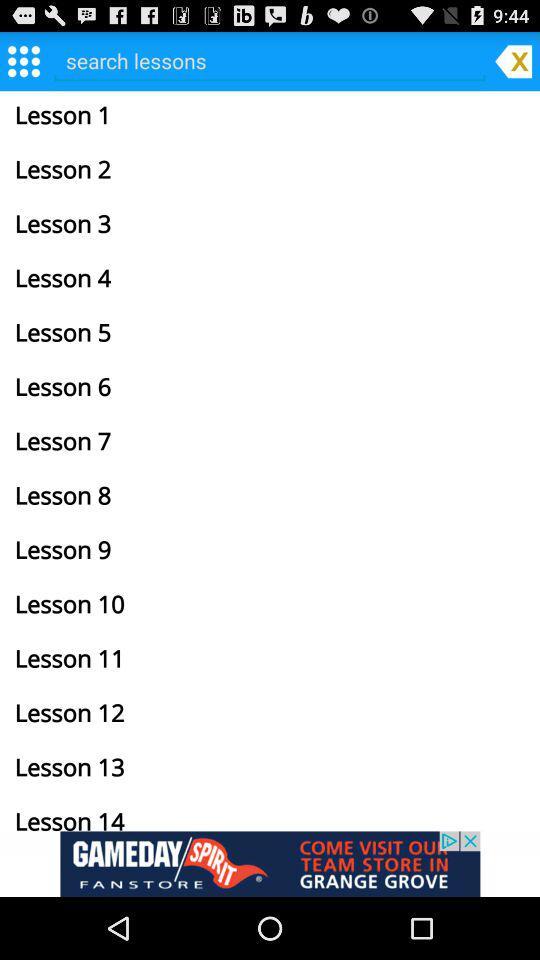  Describe the element at coordinates (22, 59) in the screenshot. I see `main menu` at that location.